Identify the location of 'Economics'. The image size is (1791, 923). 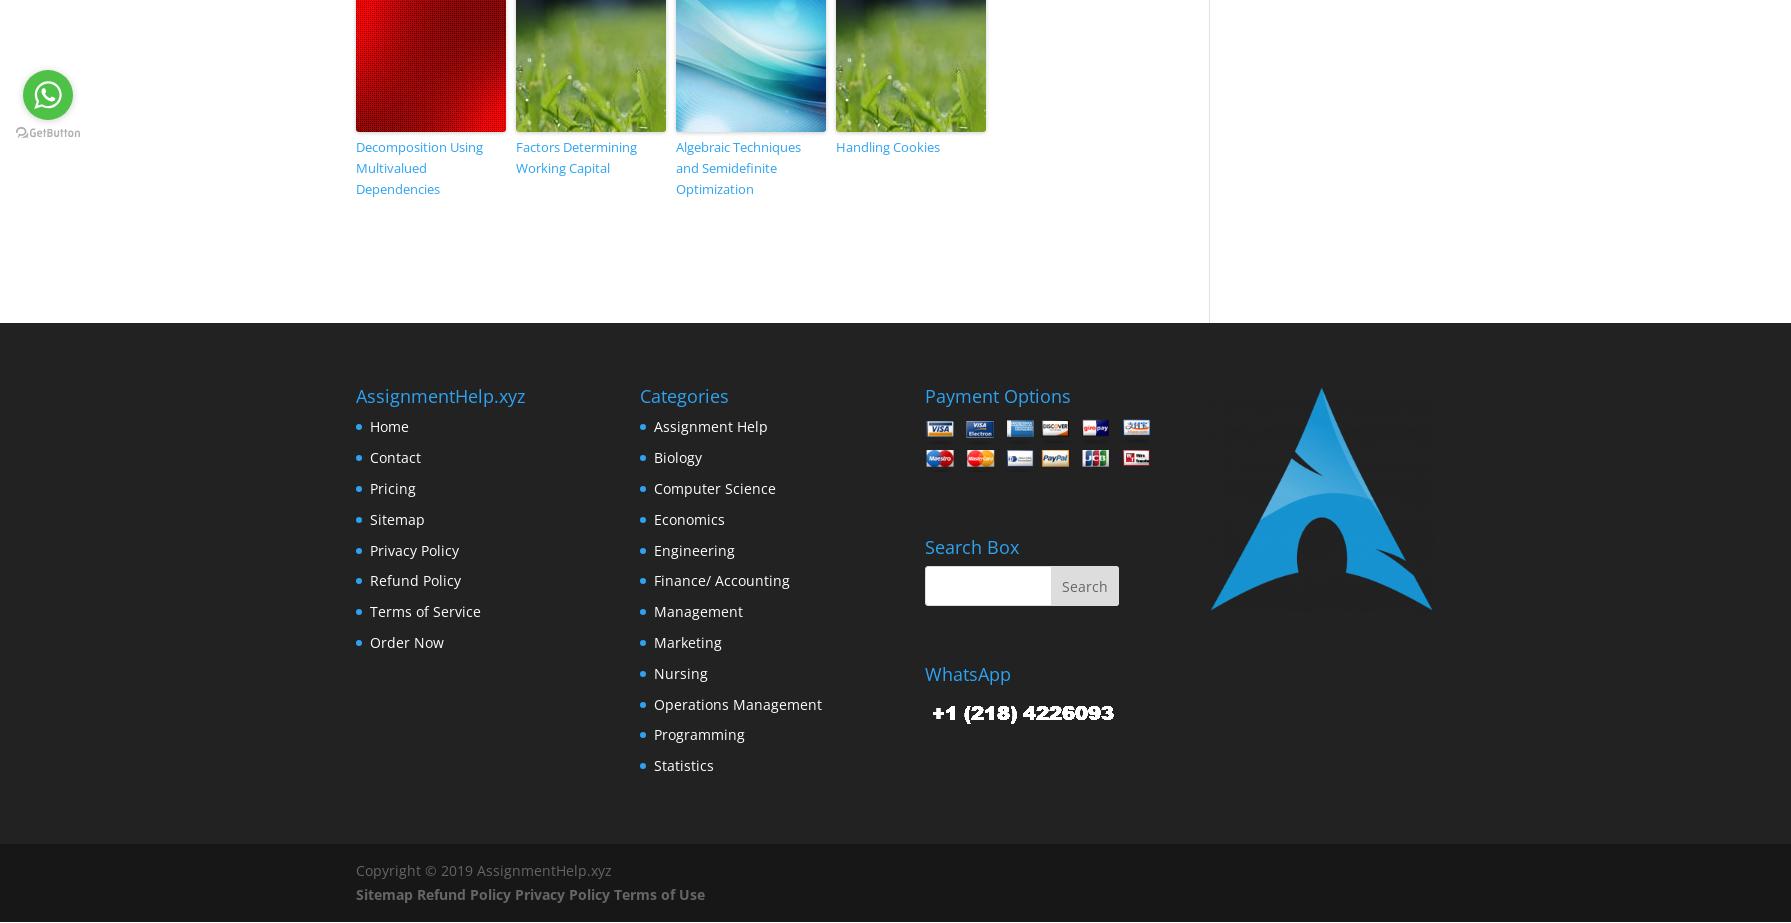
(689, 517).